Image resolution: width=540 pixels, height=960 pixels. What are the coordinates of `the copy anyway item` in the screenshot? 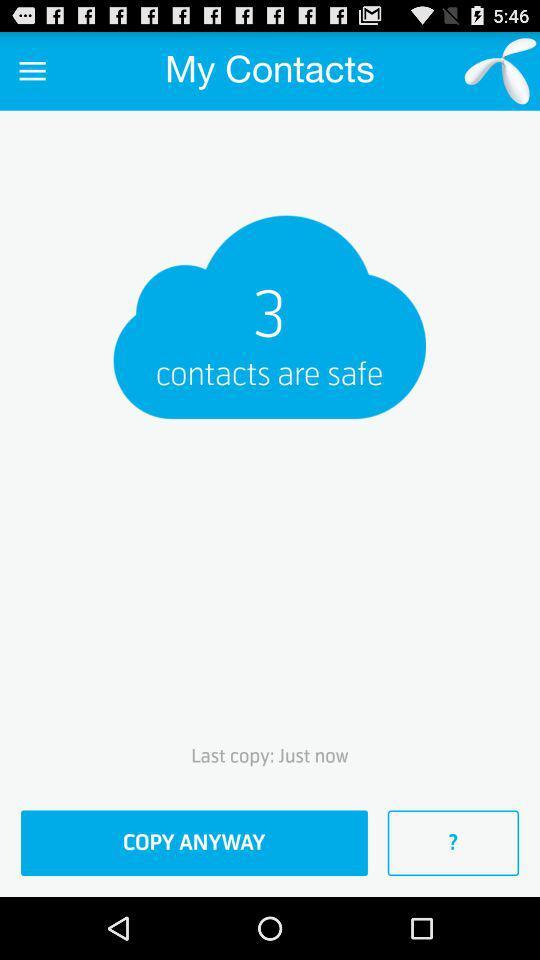 It's located at (194, 842).